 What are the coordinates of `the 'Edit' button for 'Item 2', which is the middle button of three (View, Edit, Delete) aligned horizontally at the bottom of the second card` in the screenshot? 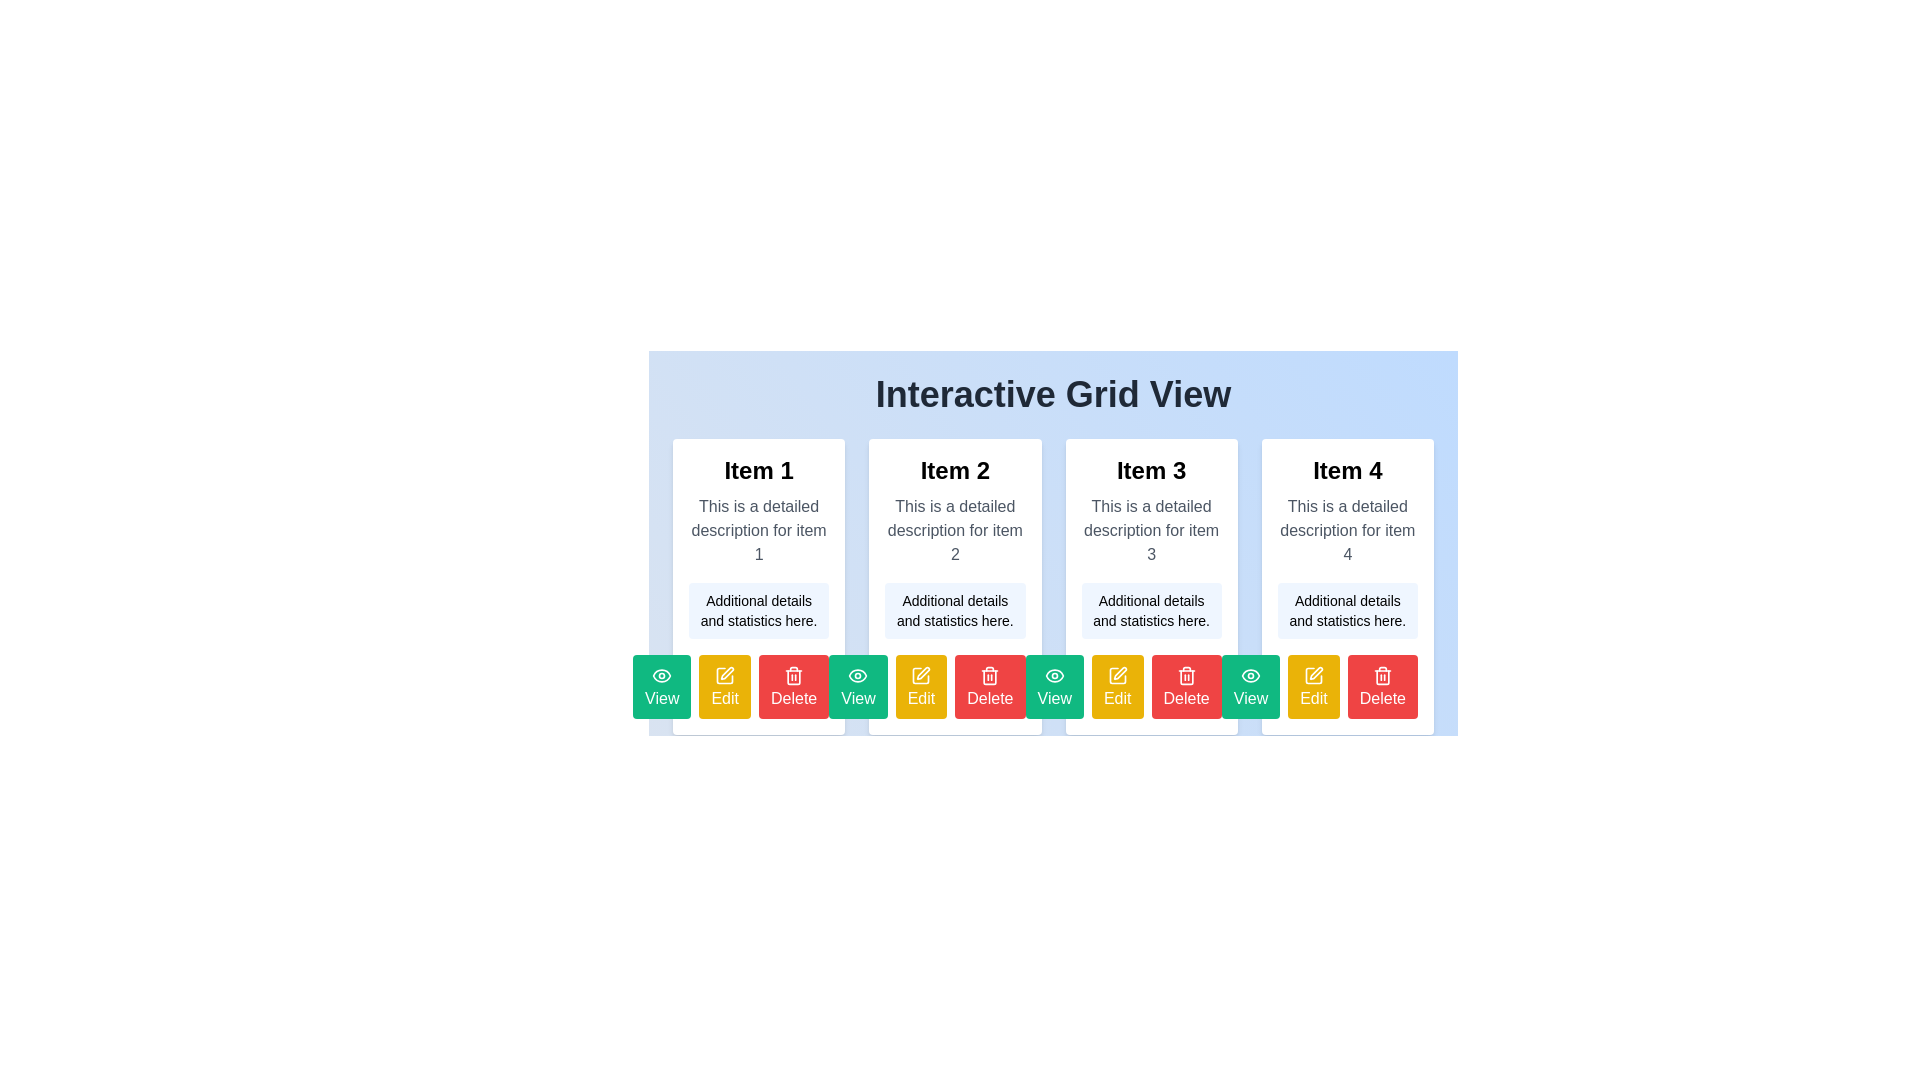 It's located at (724, 1006).